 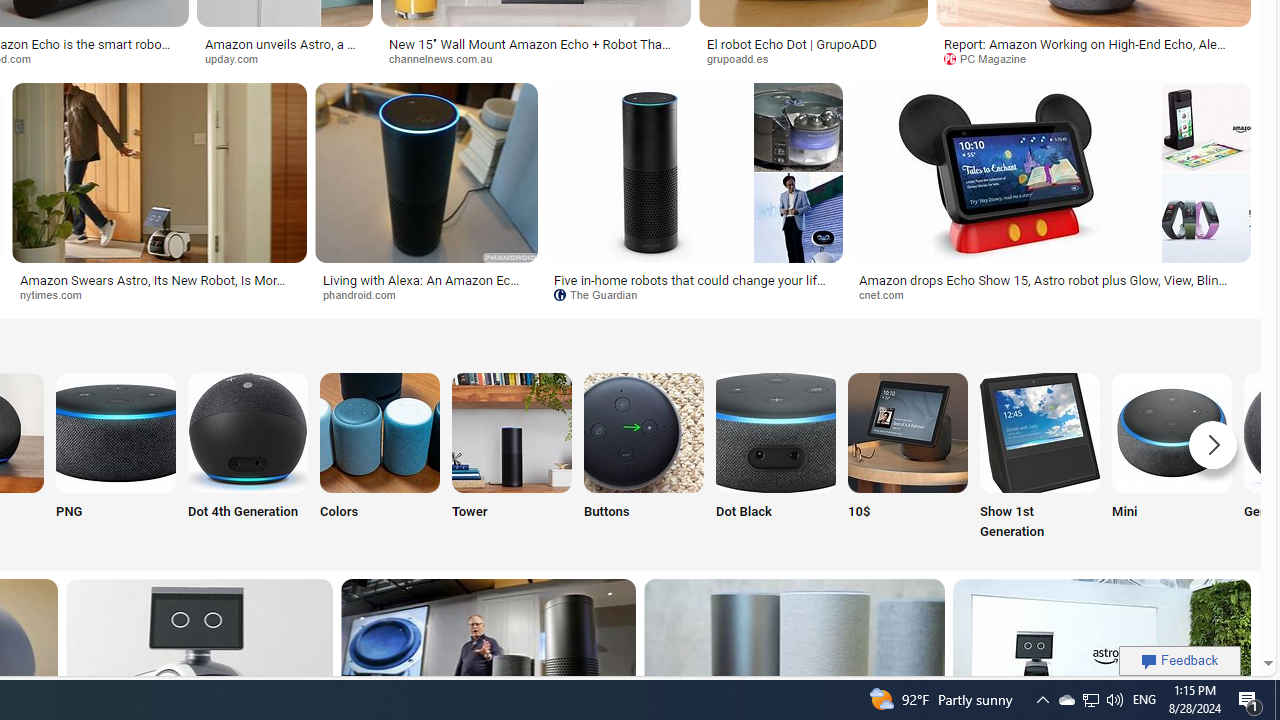 What do you see at coordinates (380, 458) in the screenshot?
I see `'Amazon Echo Colors Colors'` at bounding box center [380, 458].